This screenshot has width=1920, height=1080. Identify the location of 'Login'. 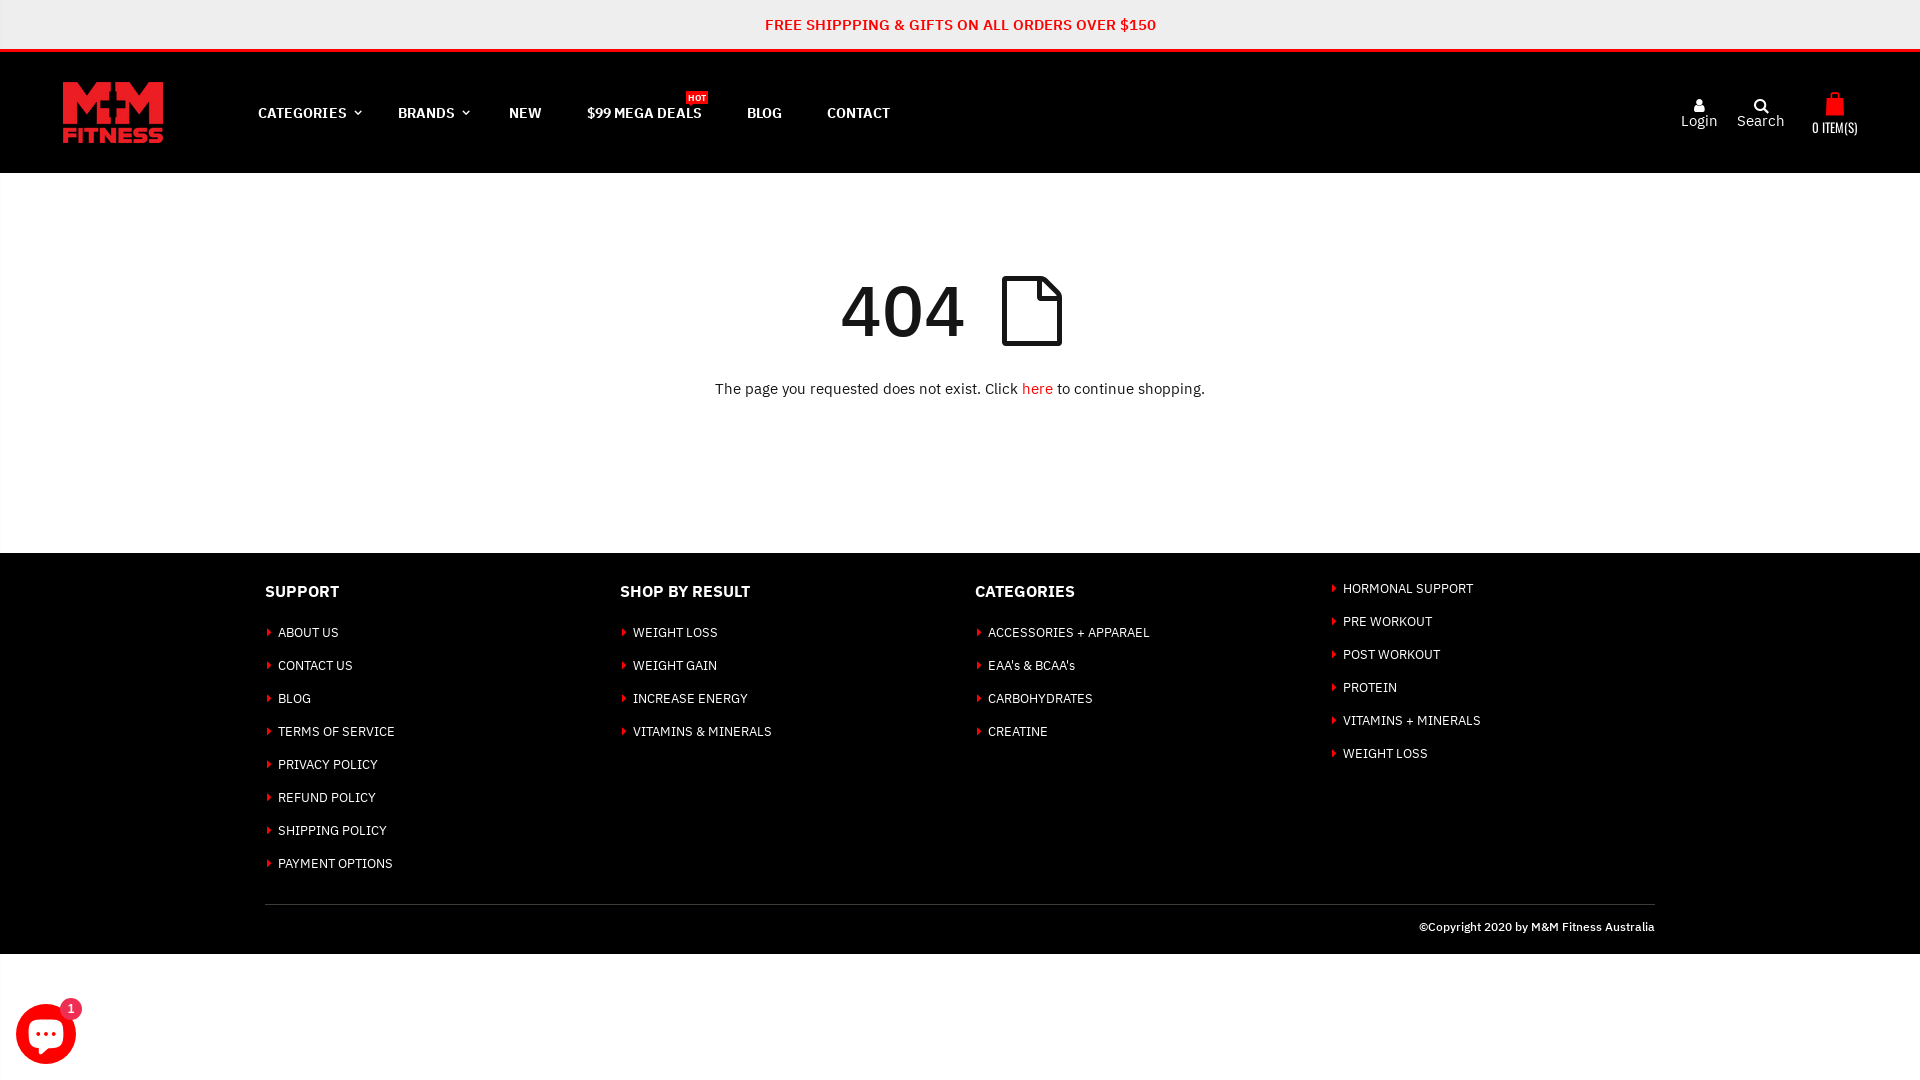
(1698, 119).